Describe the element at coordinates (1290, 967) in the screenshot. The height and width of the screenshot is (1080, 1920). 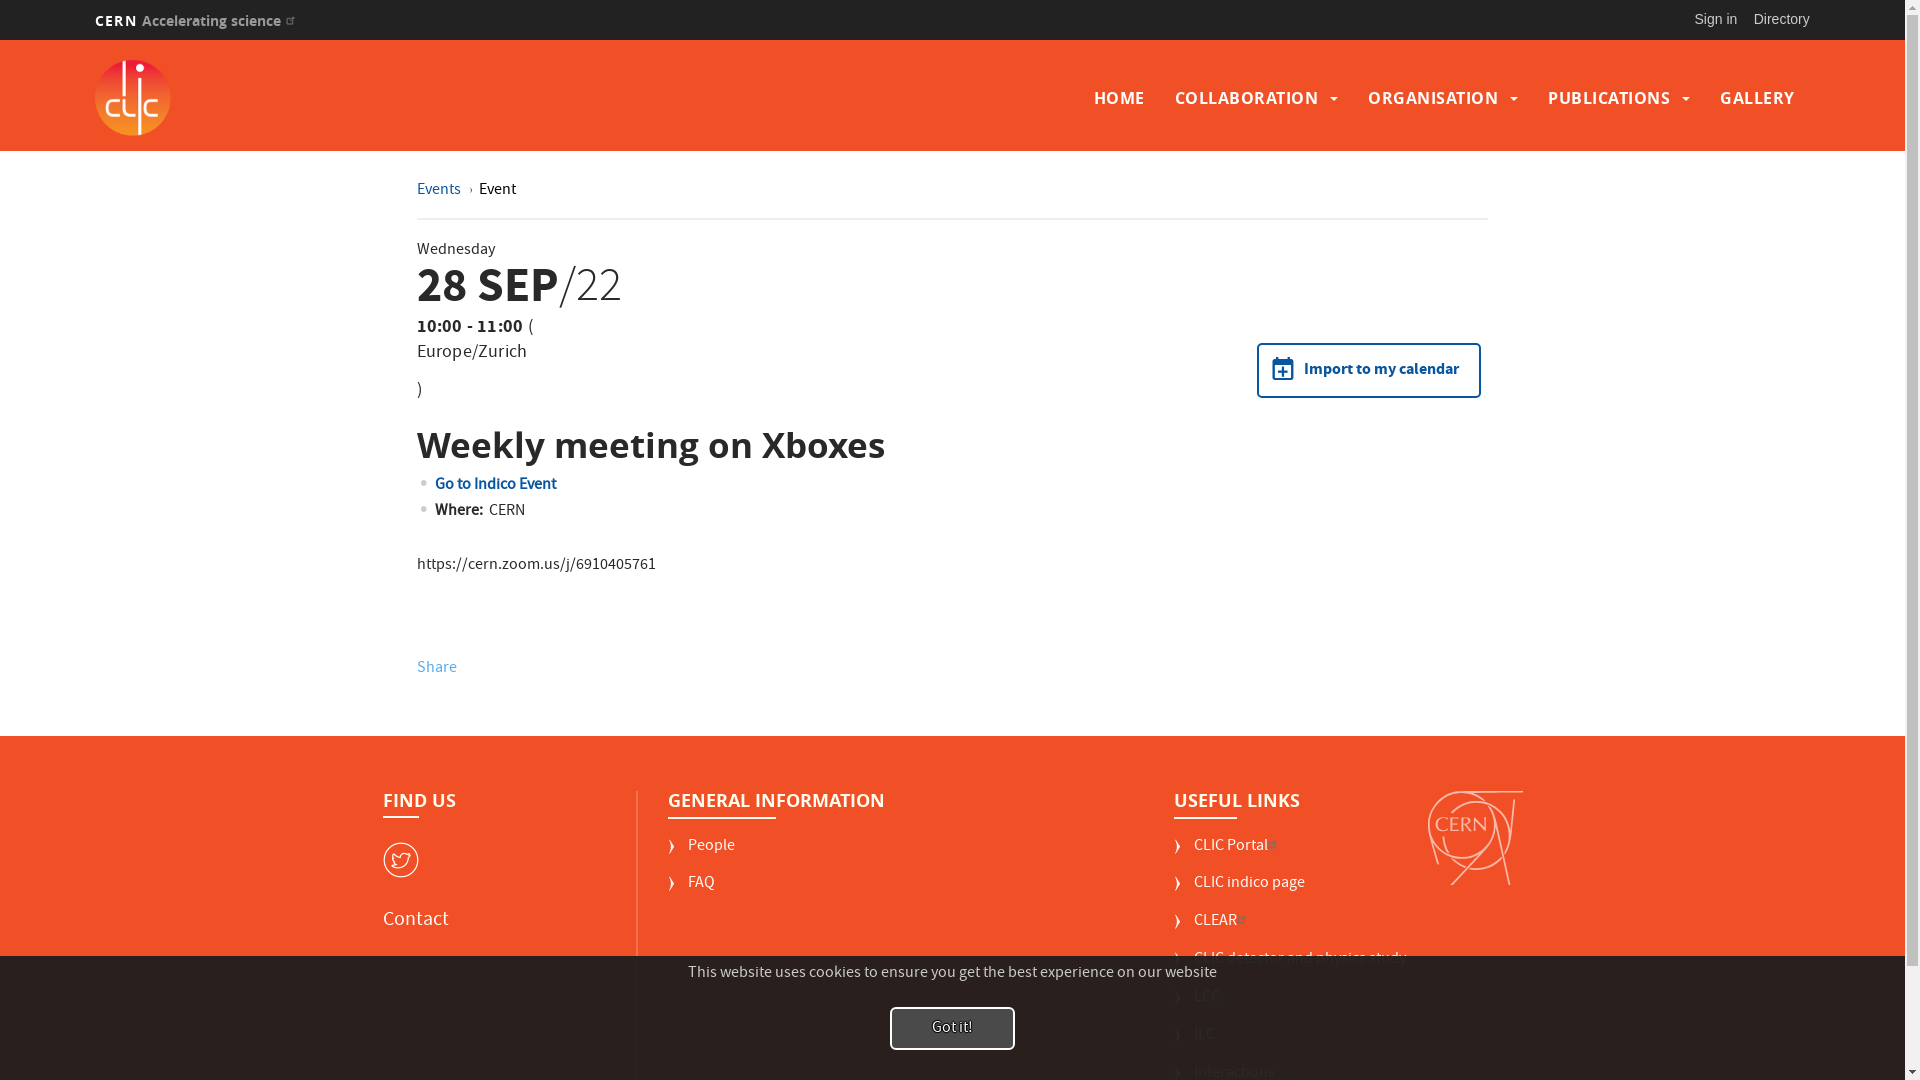
I see `'CLIC detector and physics study'` at that location.